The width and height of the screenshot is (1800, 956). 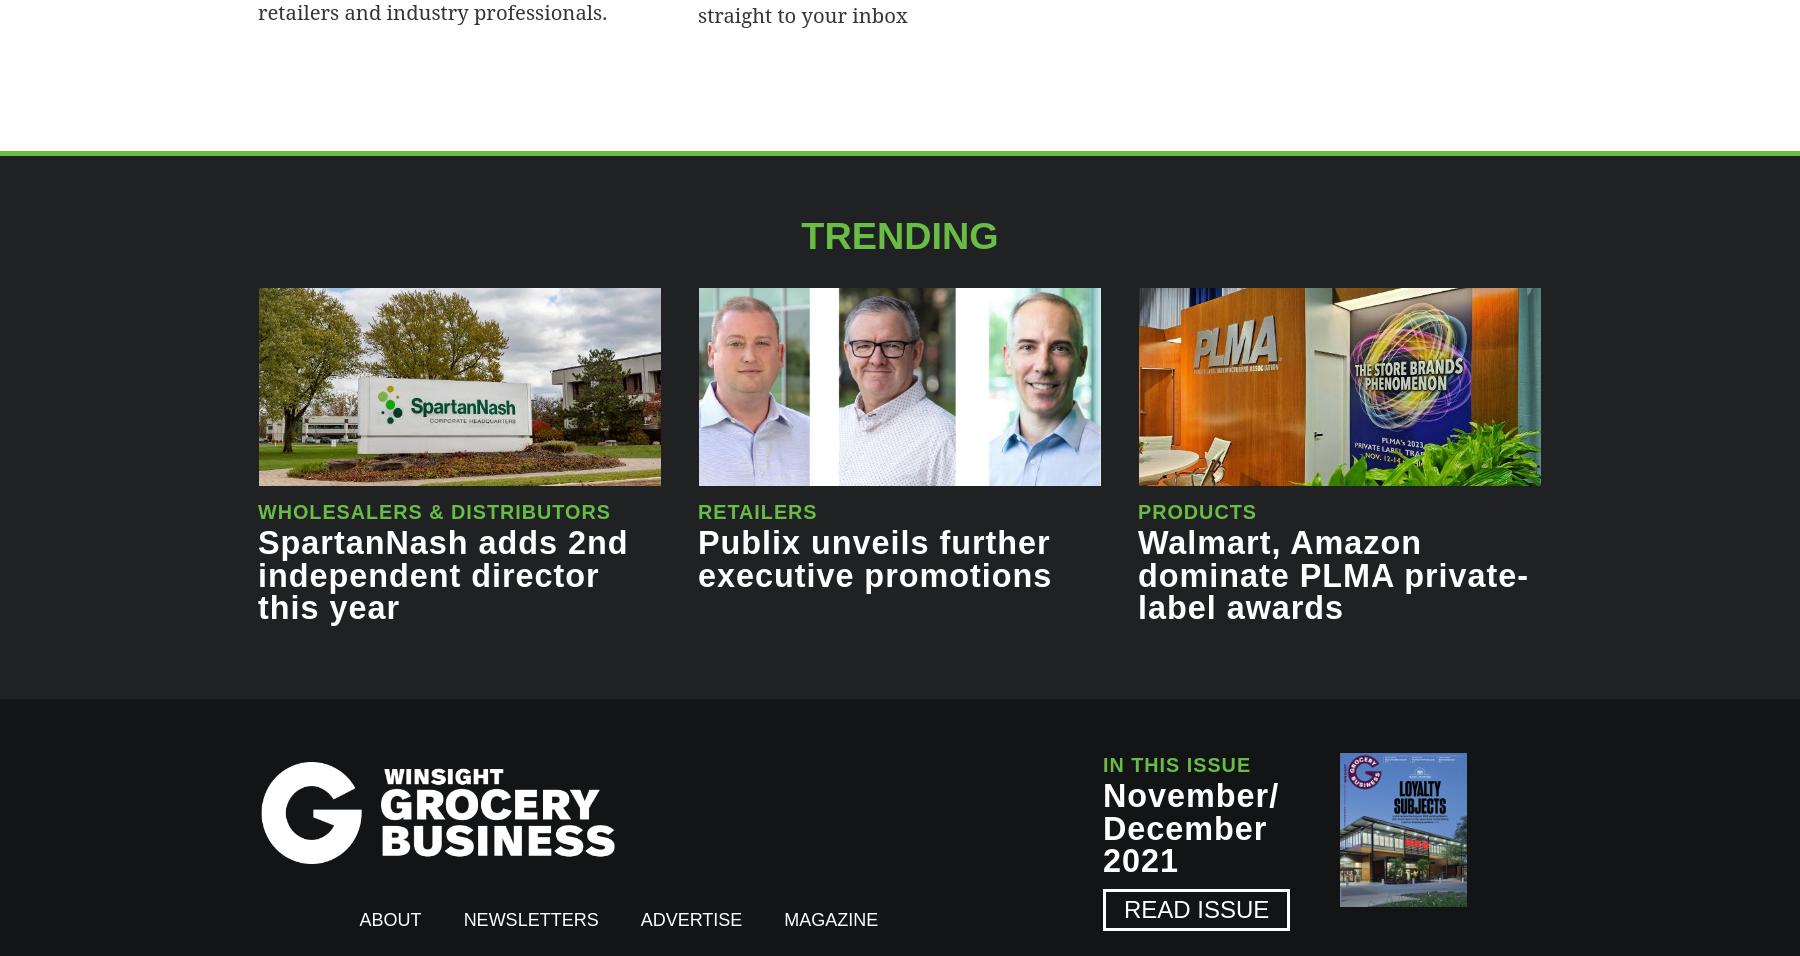 What do you see at coordinates (690, 919) in the screenshot?
I see `'Advertise'` at bounding box center [690, 919].